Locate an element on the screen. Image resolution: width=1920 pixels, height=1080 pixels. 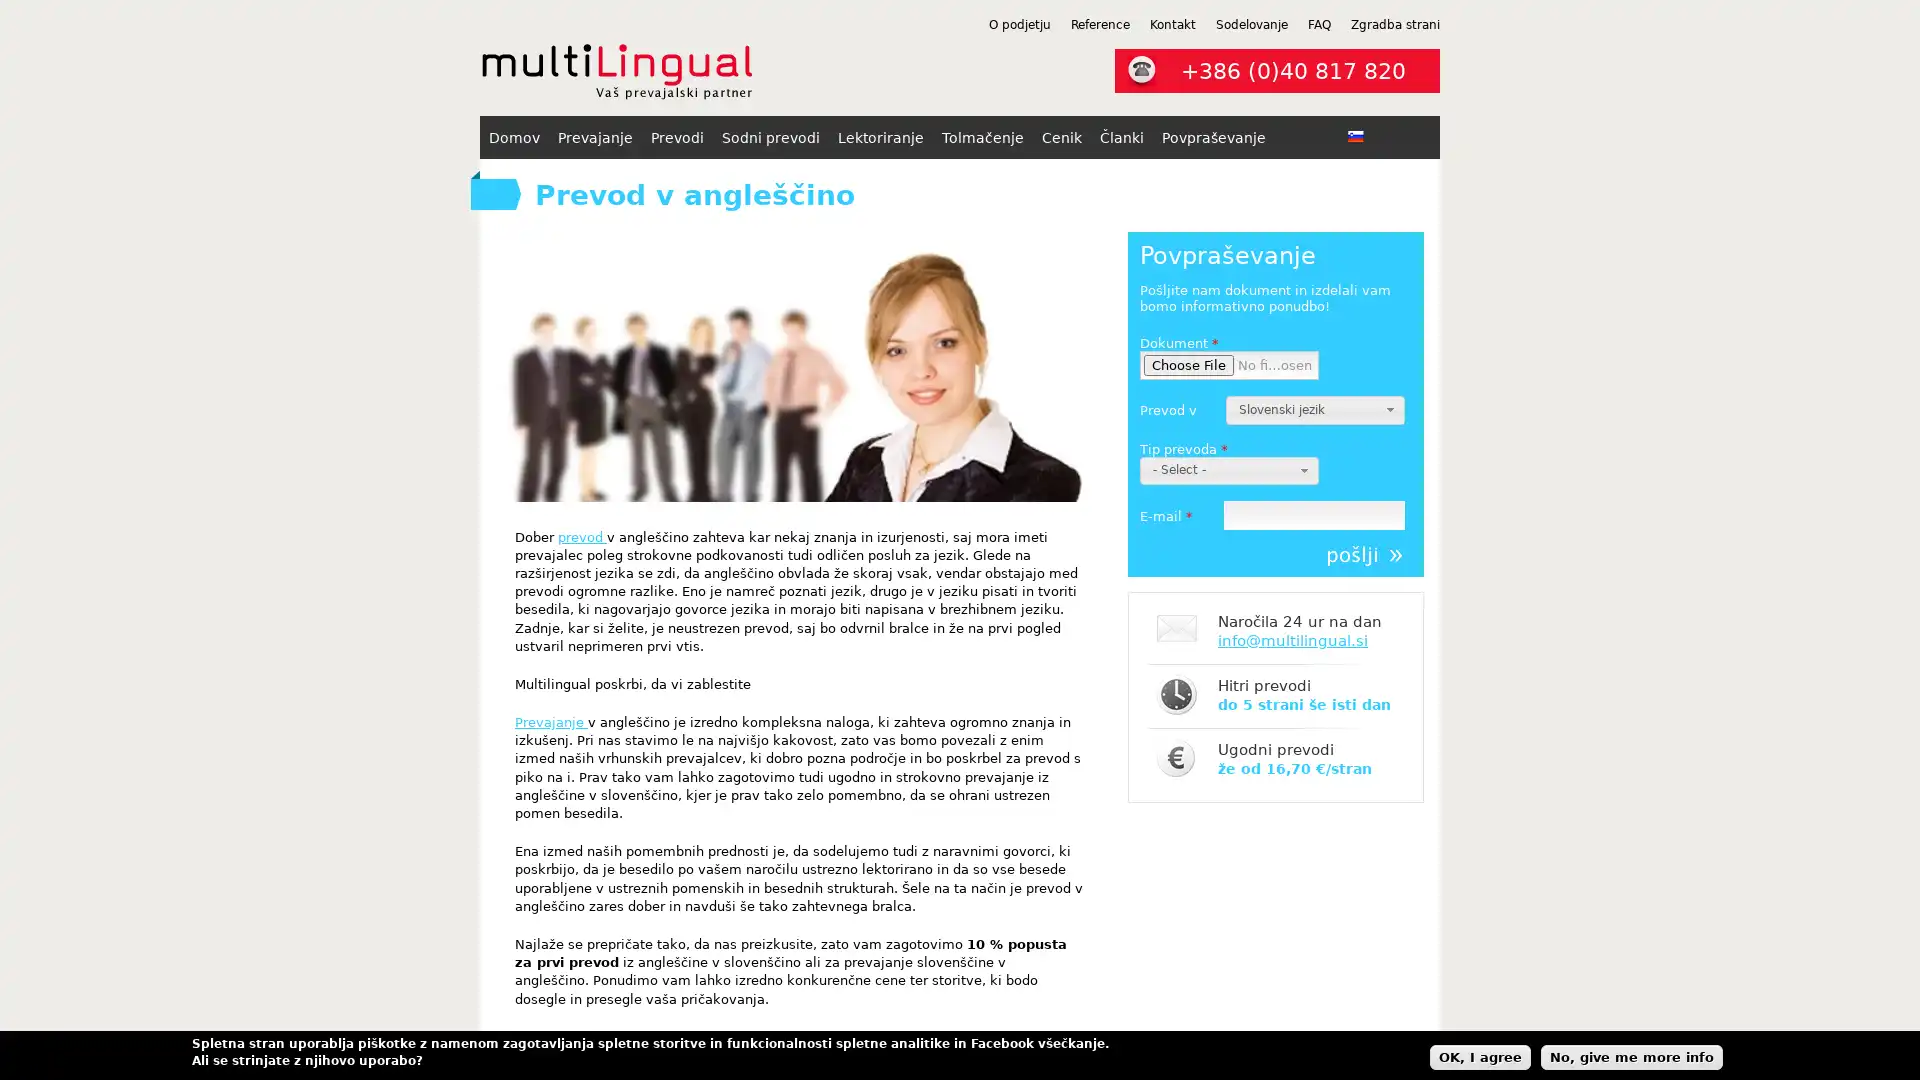
OK, I agree is located at coordinates (1480, 1055).